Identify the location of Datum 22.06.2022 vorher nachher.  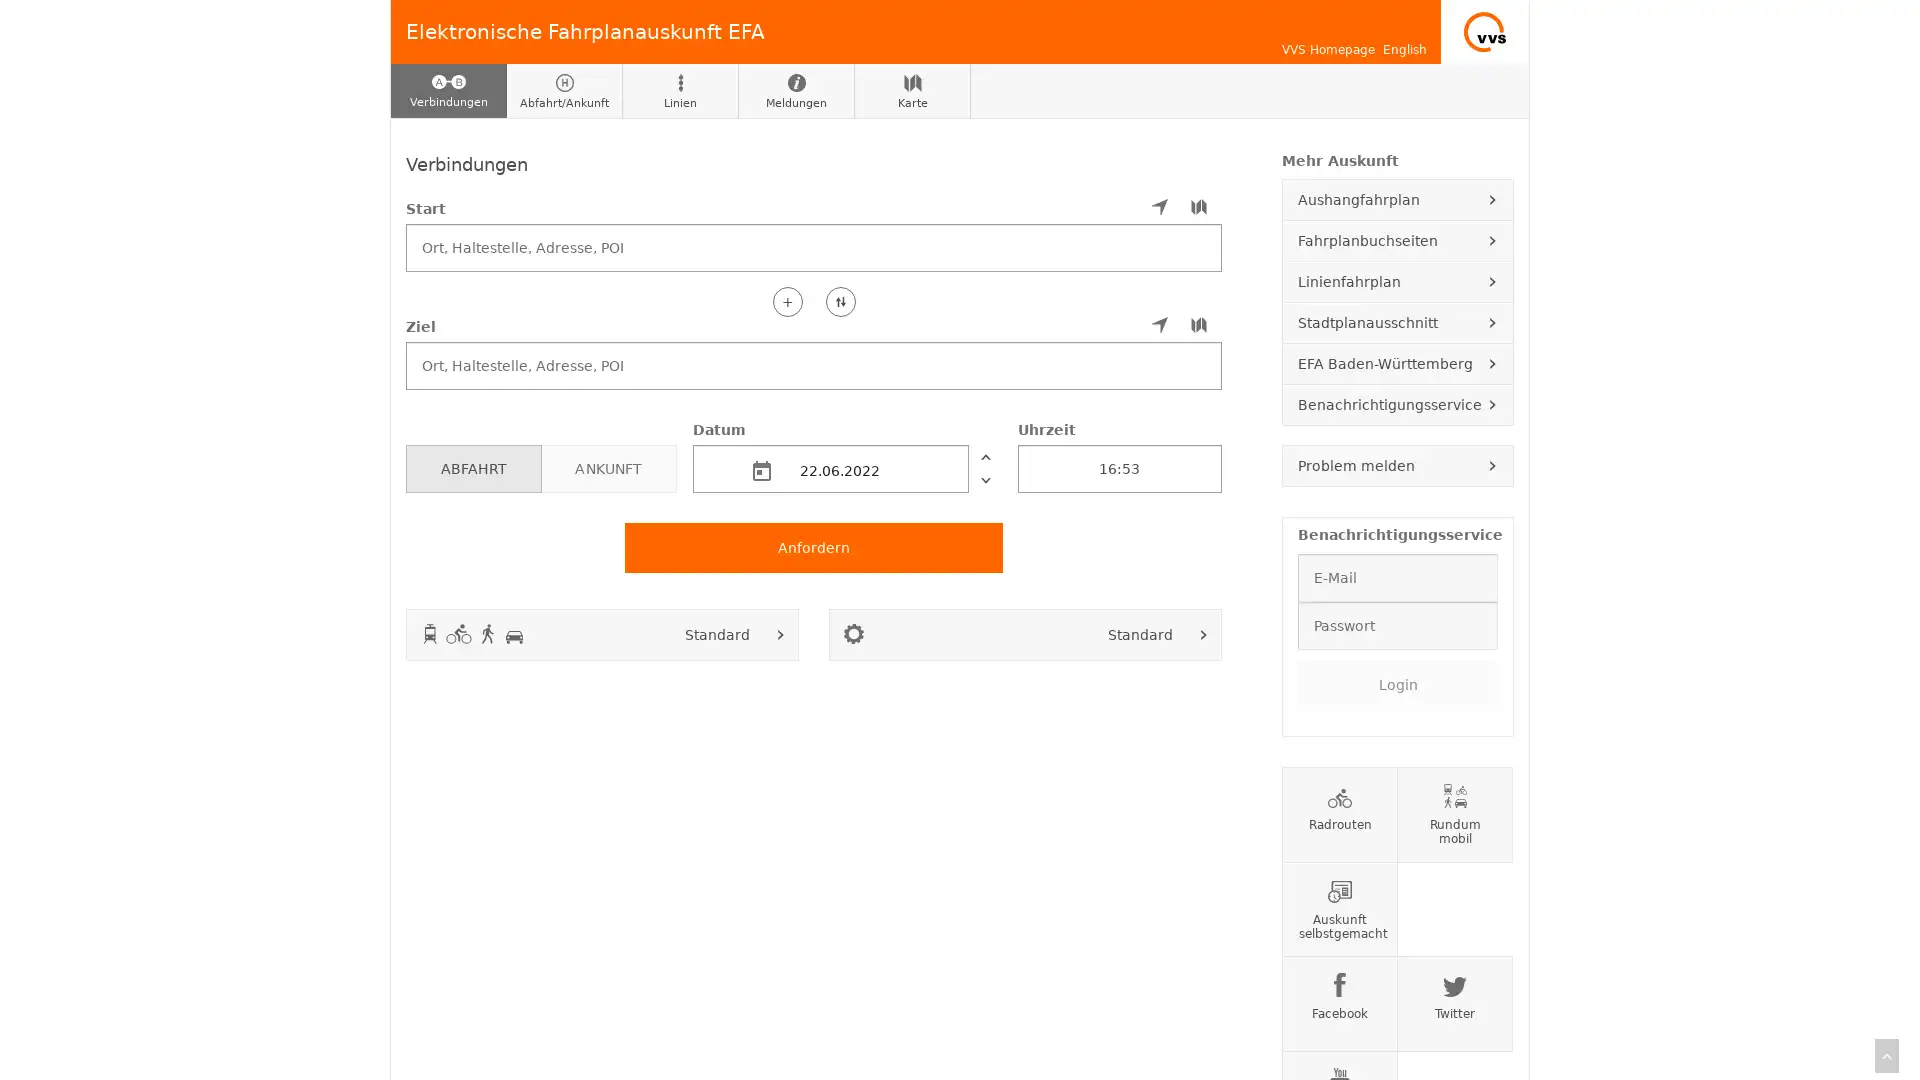
(846, 455).